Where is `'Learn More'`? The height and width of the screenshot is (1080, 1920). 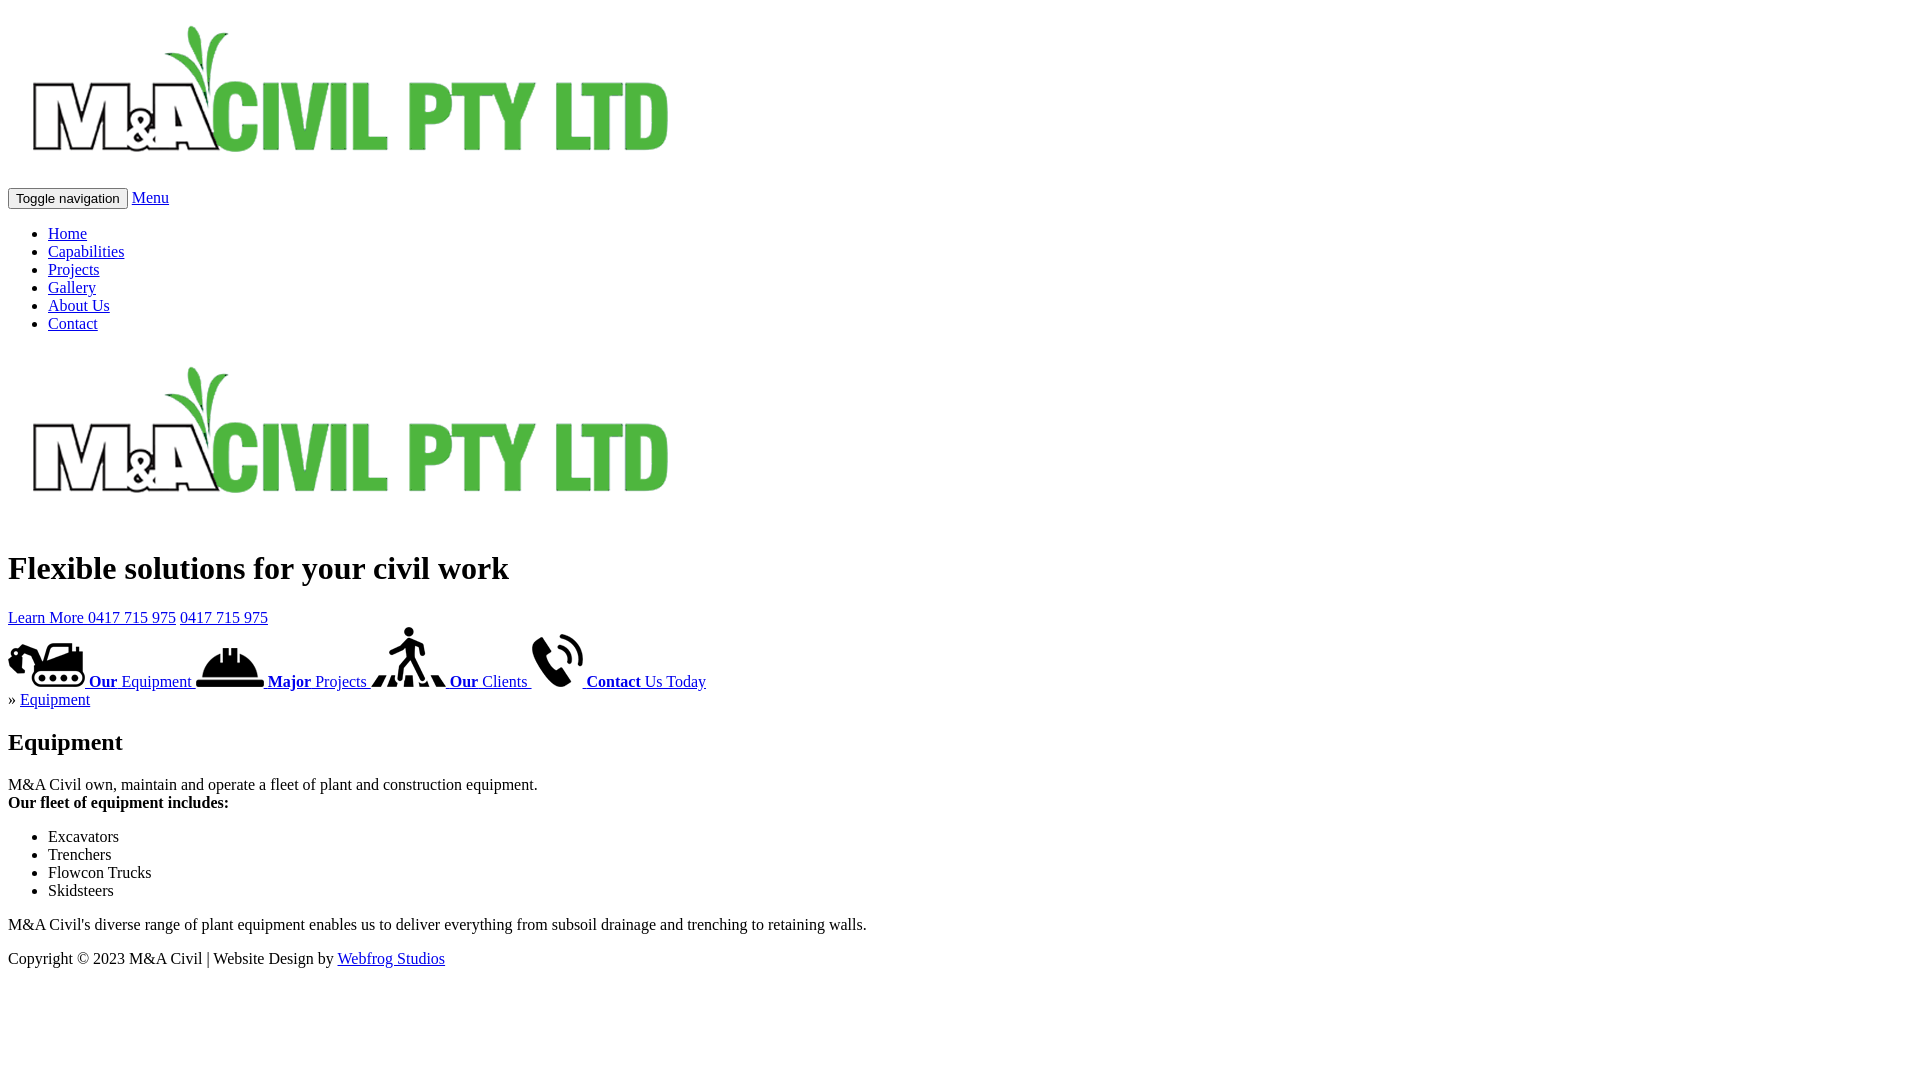 'Learn More' is located at coordinates (48, 616).